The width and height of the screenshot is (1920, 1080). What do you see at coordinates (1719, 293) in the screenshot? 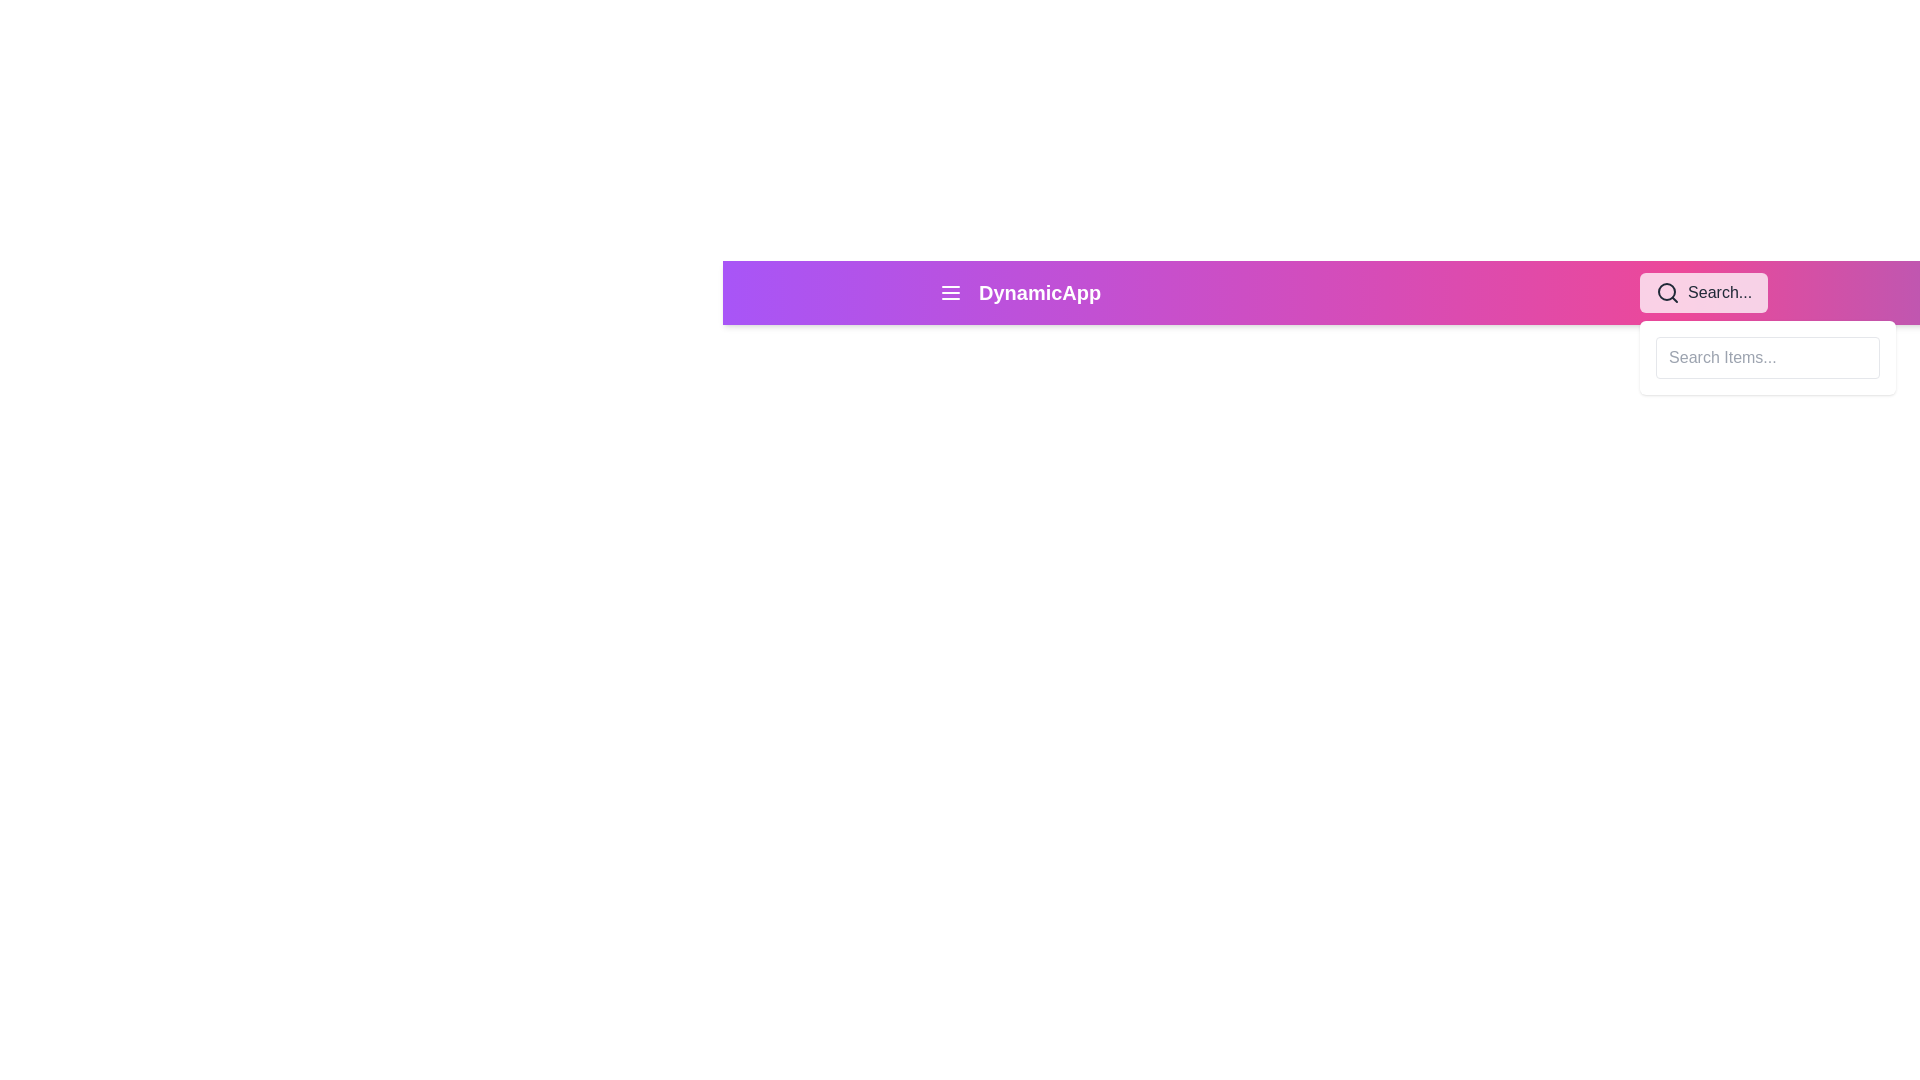
I see `the 'Search...' text label located in the search bar at the top-right corner of the page, which appears next to a search icon` at bounding box center [1719, 293].